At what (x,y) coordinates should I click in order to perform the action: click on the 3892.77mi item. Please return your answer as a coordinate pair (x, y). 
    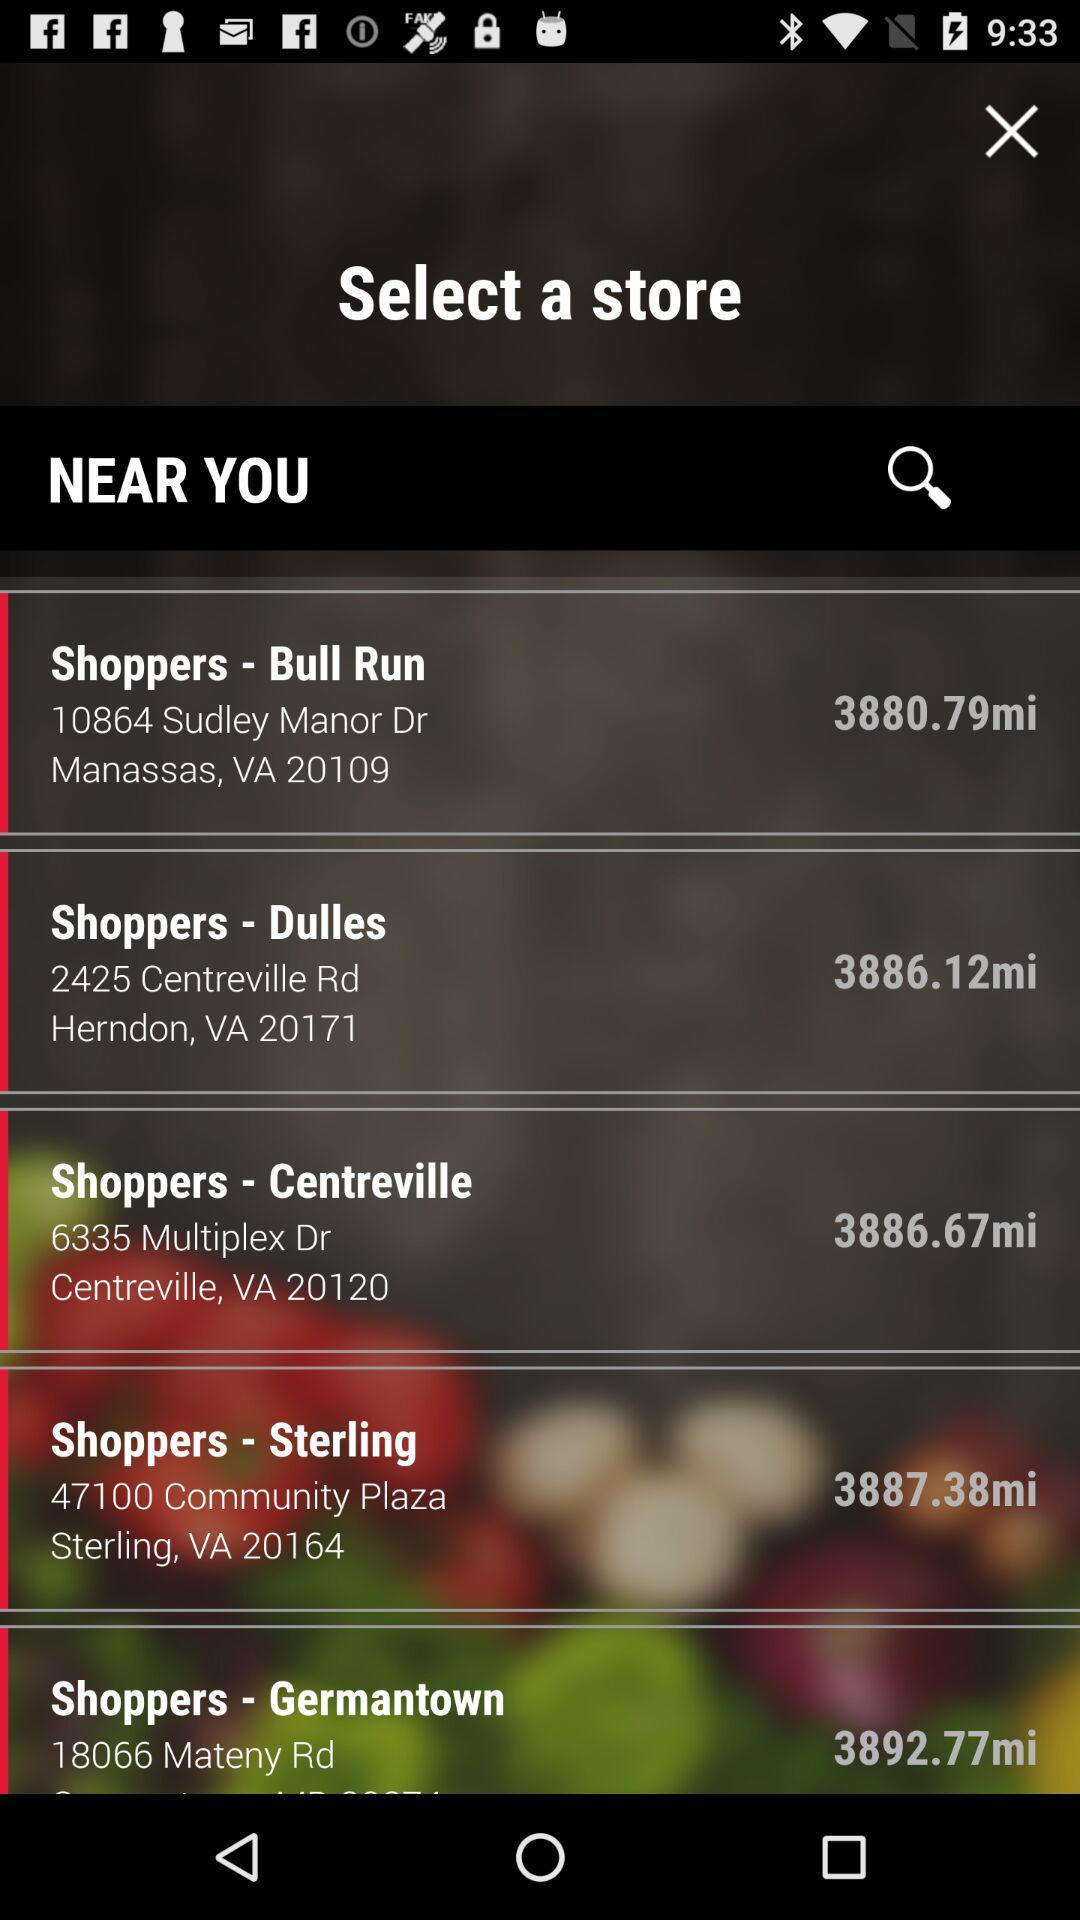
    Looking at the image, I should click on (935, 1745).